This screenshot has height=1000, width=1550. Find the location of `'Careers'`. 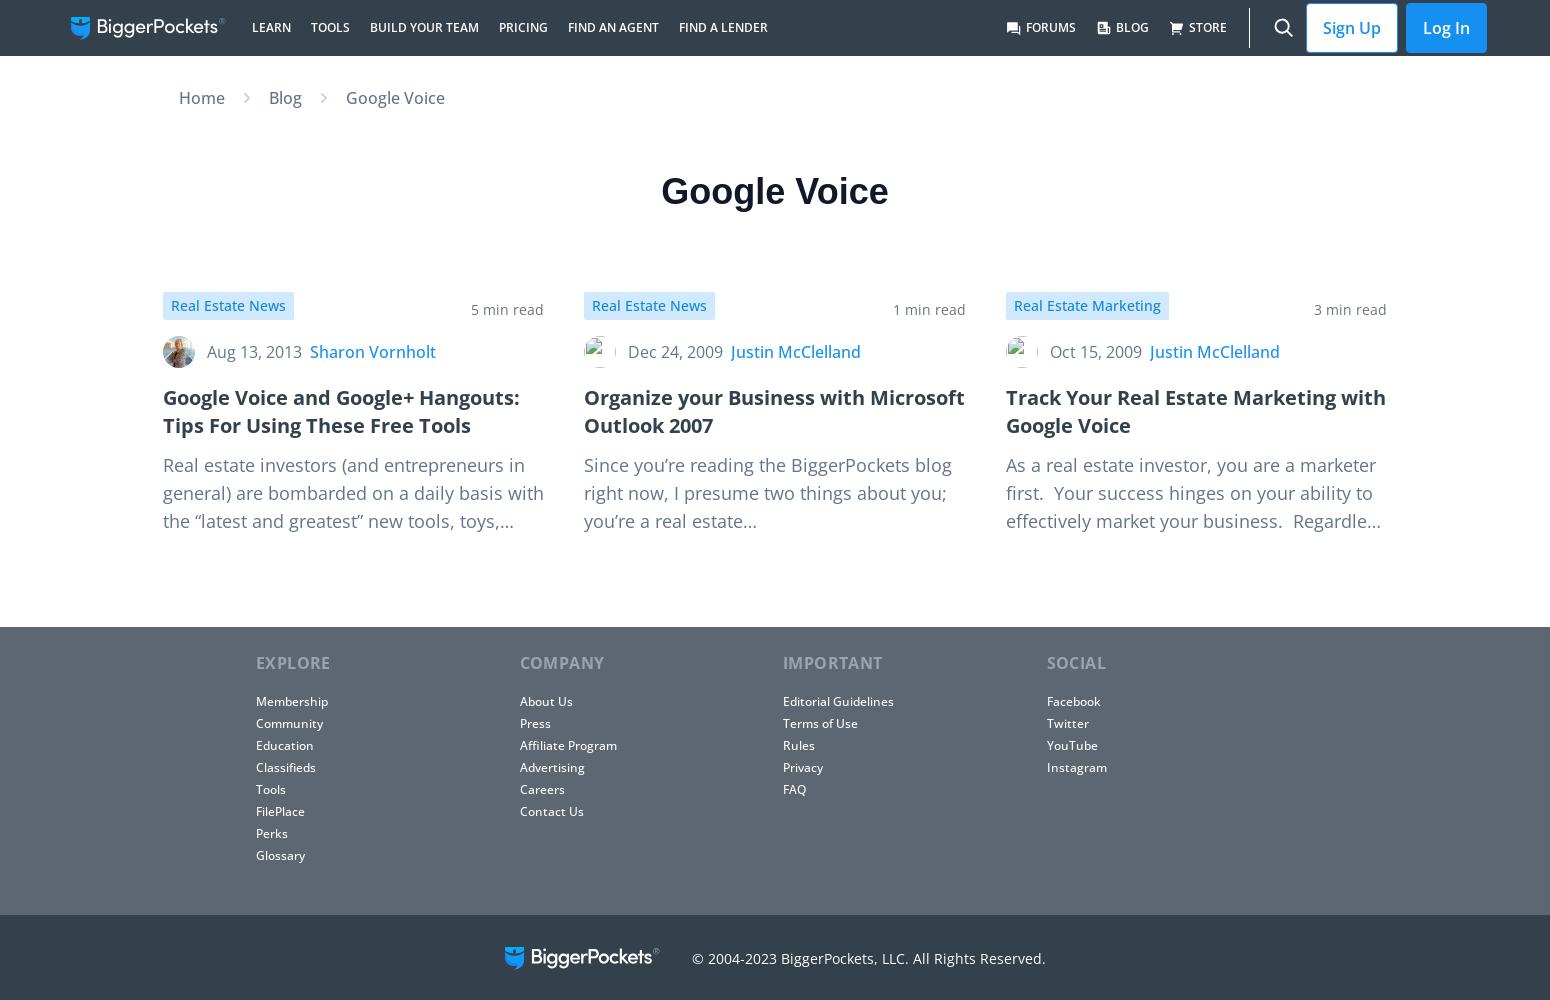

'Careers' is located at coordinates (540, 789).